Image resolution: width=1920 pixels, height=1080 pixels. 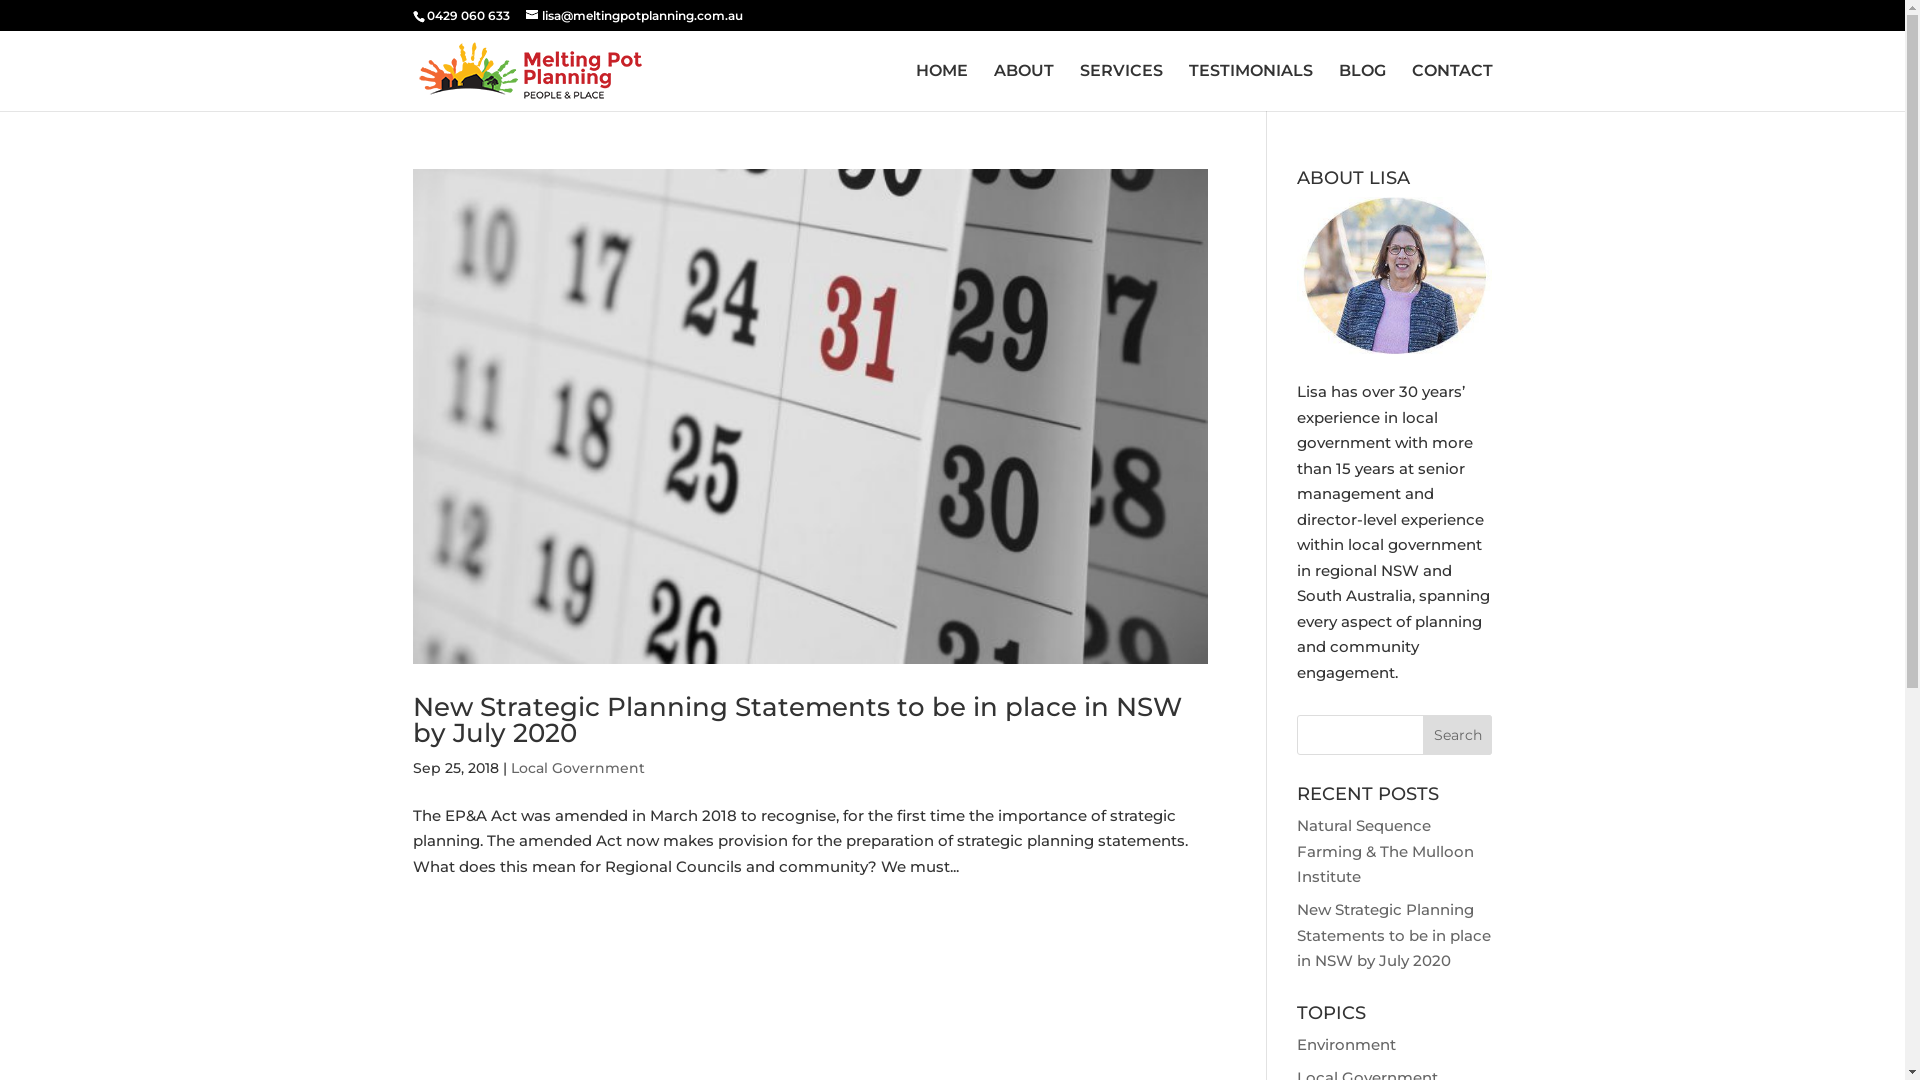 What do you see at coordinates (1023, 86) in the screenshot?
I see `'ABOUT'` at bounding box center [1023, 86].